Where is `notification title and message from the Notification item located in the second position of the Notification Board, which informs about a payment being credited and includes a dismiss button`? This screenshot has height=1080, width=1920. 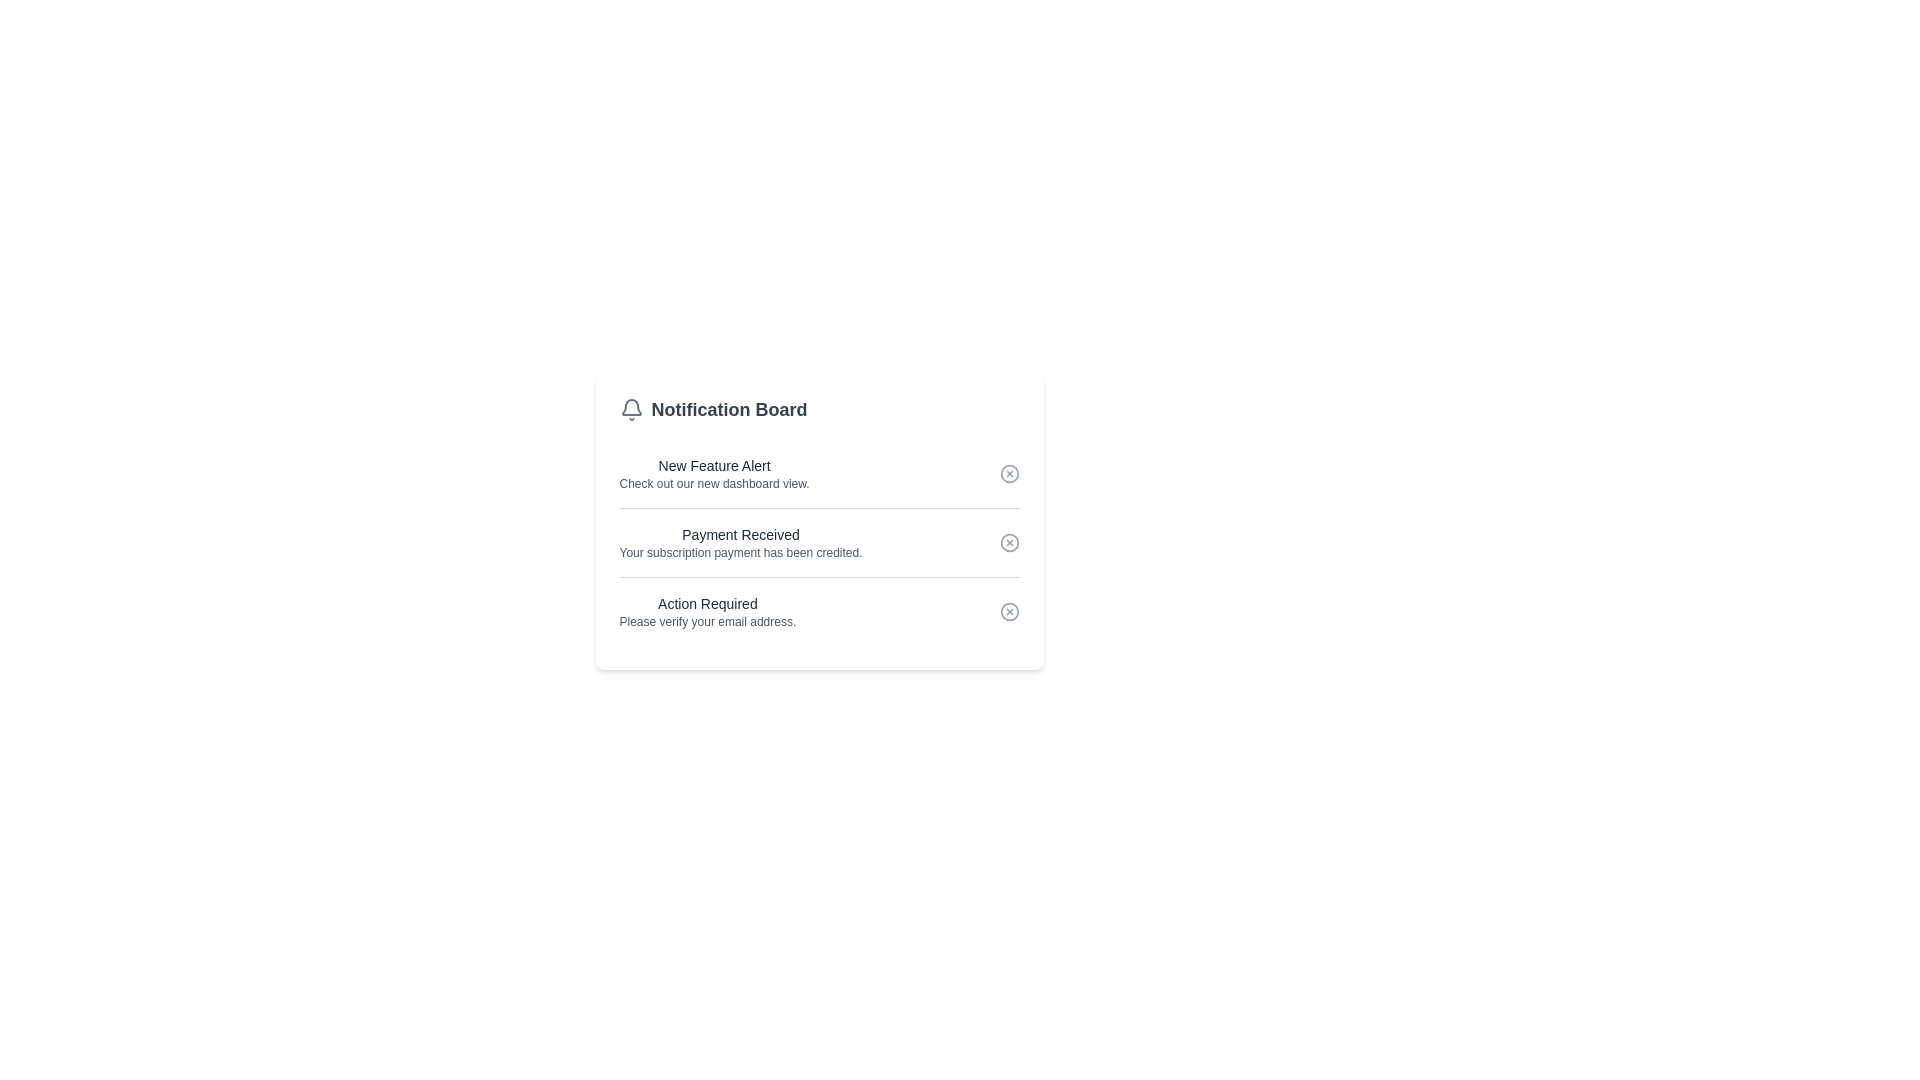
notification title and message from the Notification item located in the second position of the Notification Board, which informs about a payment being credited and includes a dismiss button is located at coordinates (819, 542).